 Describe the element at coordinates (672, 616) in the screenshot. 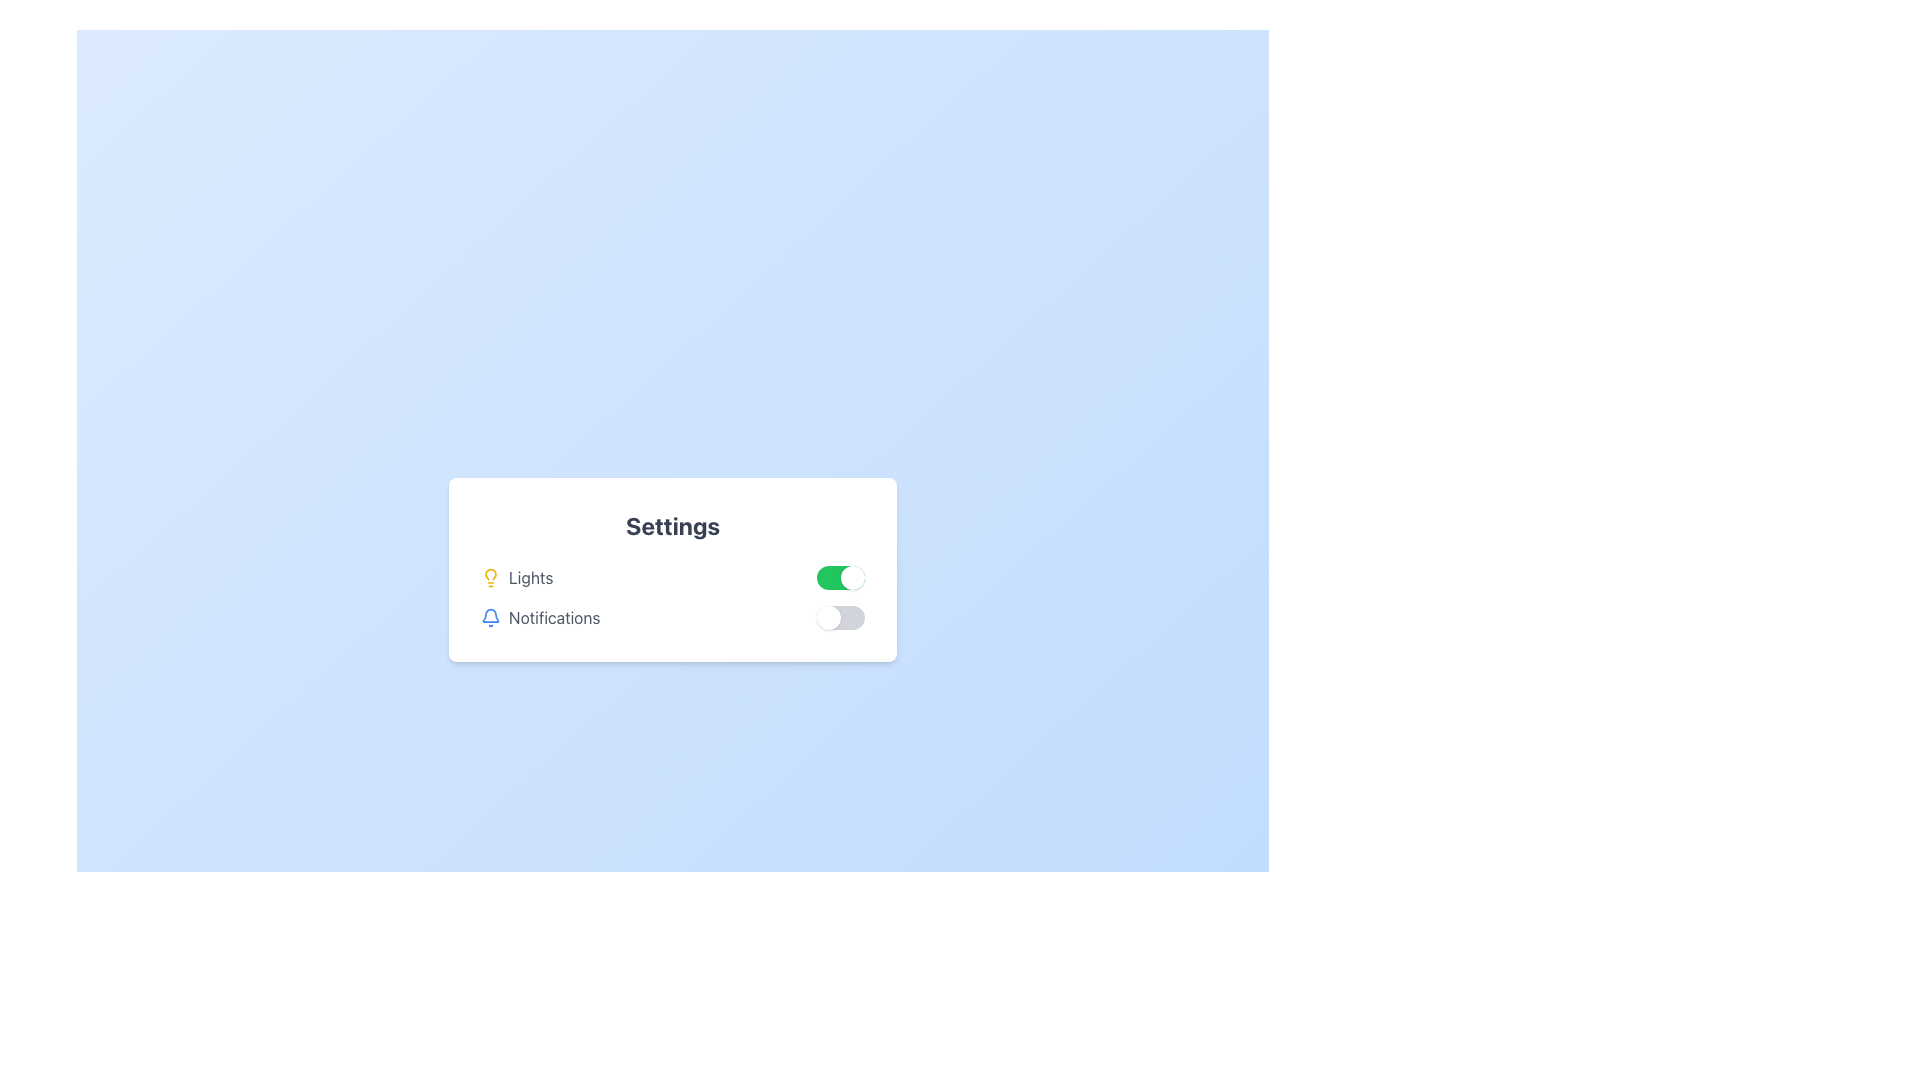

I see `the toggle switch in the Notifications row` at that location.